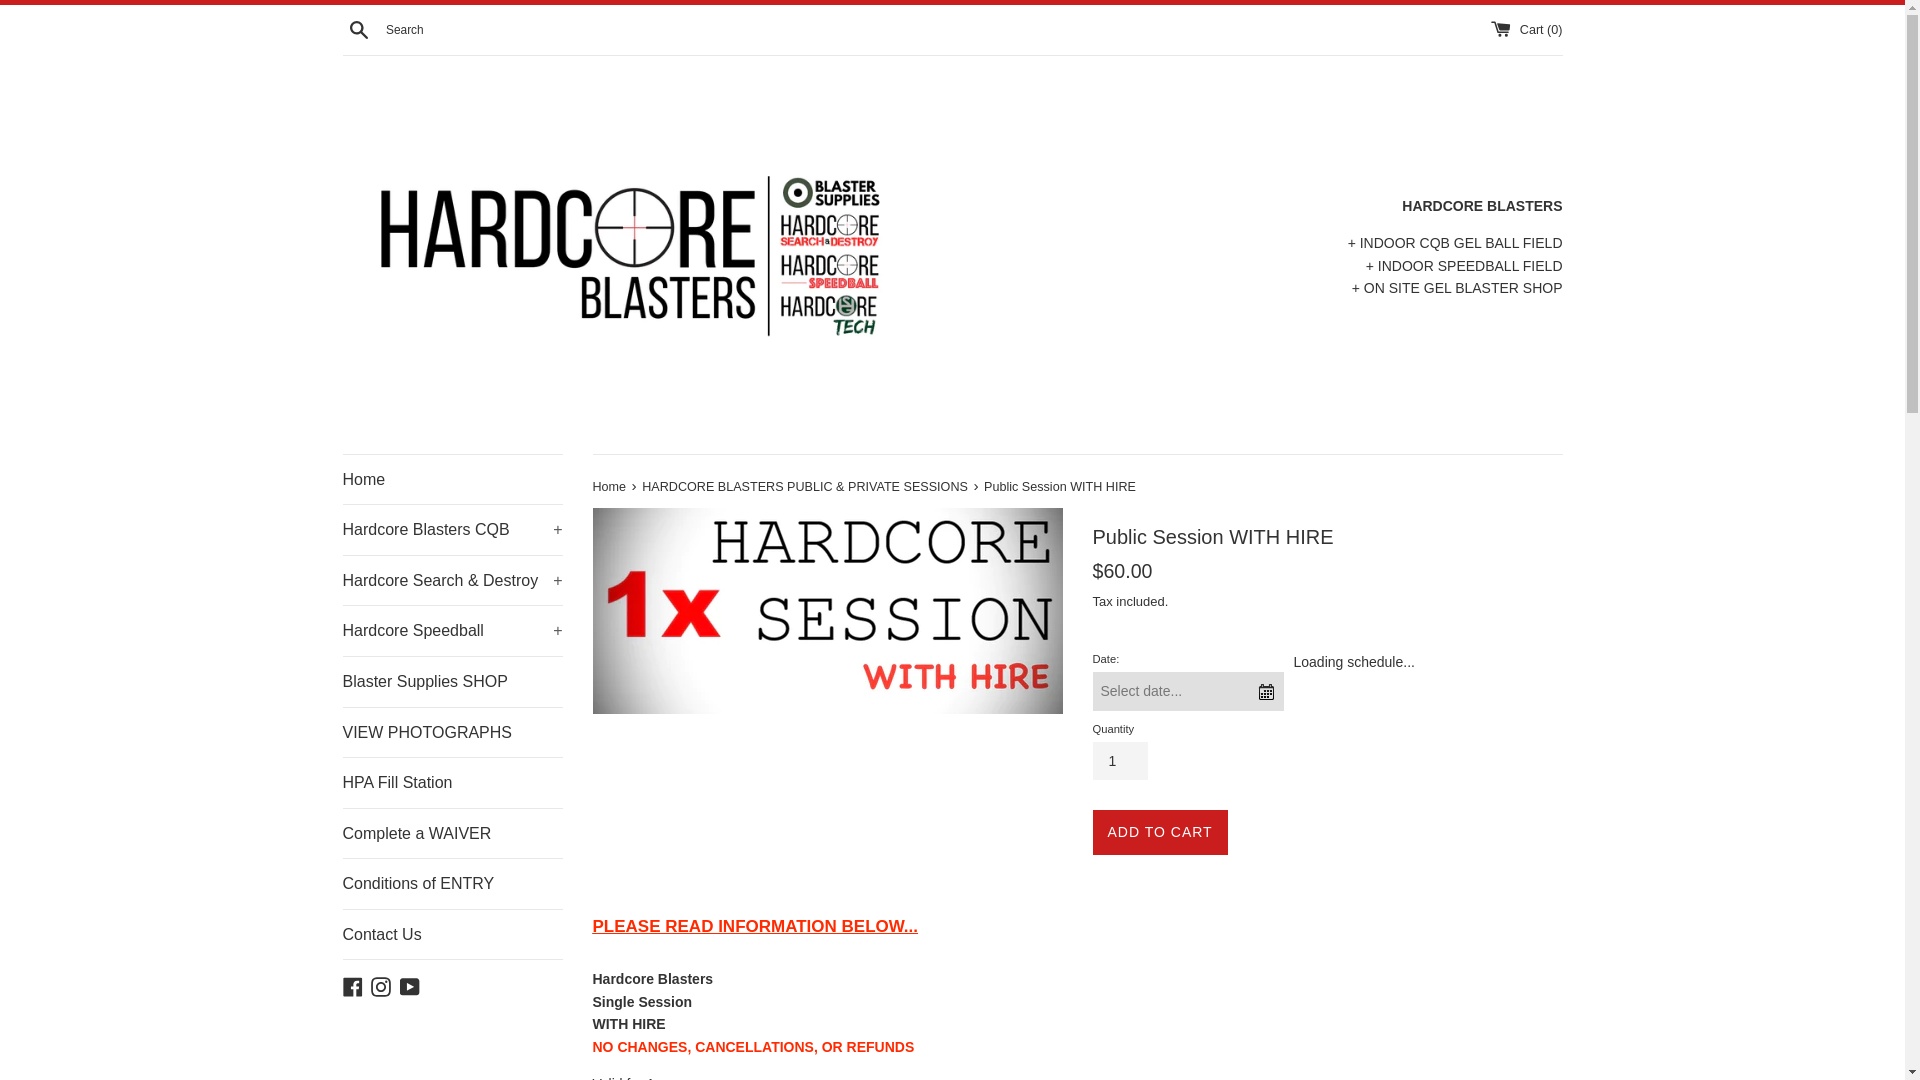  Describe the element at coordinates (408, 983) in the screenshot. I see `'YouTube'` at that location.